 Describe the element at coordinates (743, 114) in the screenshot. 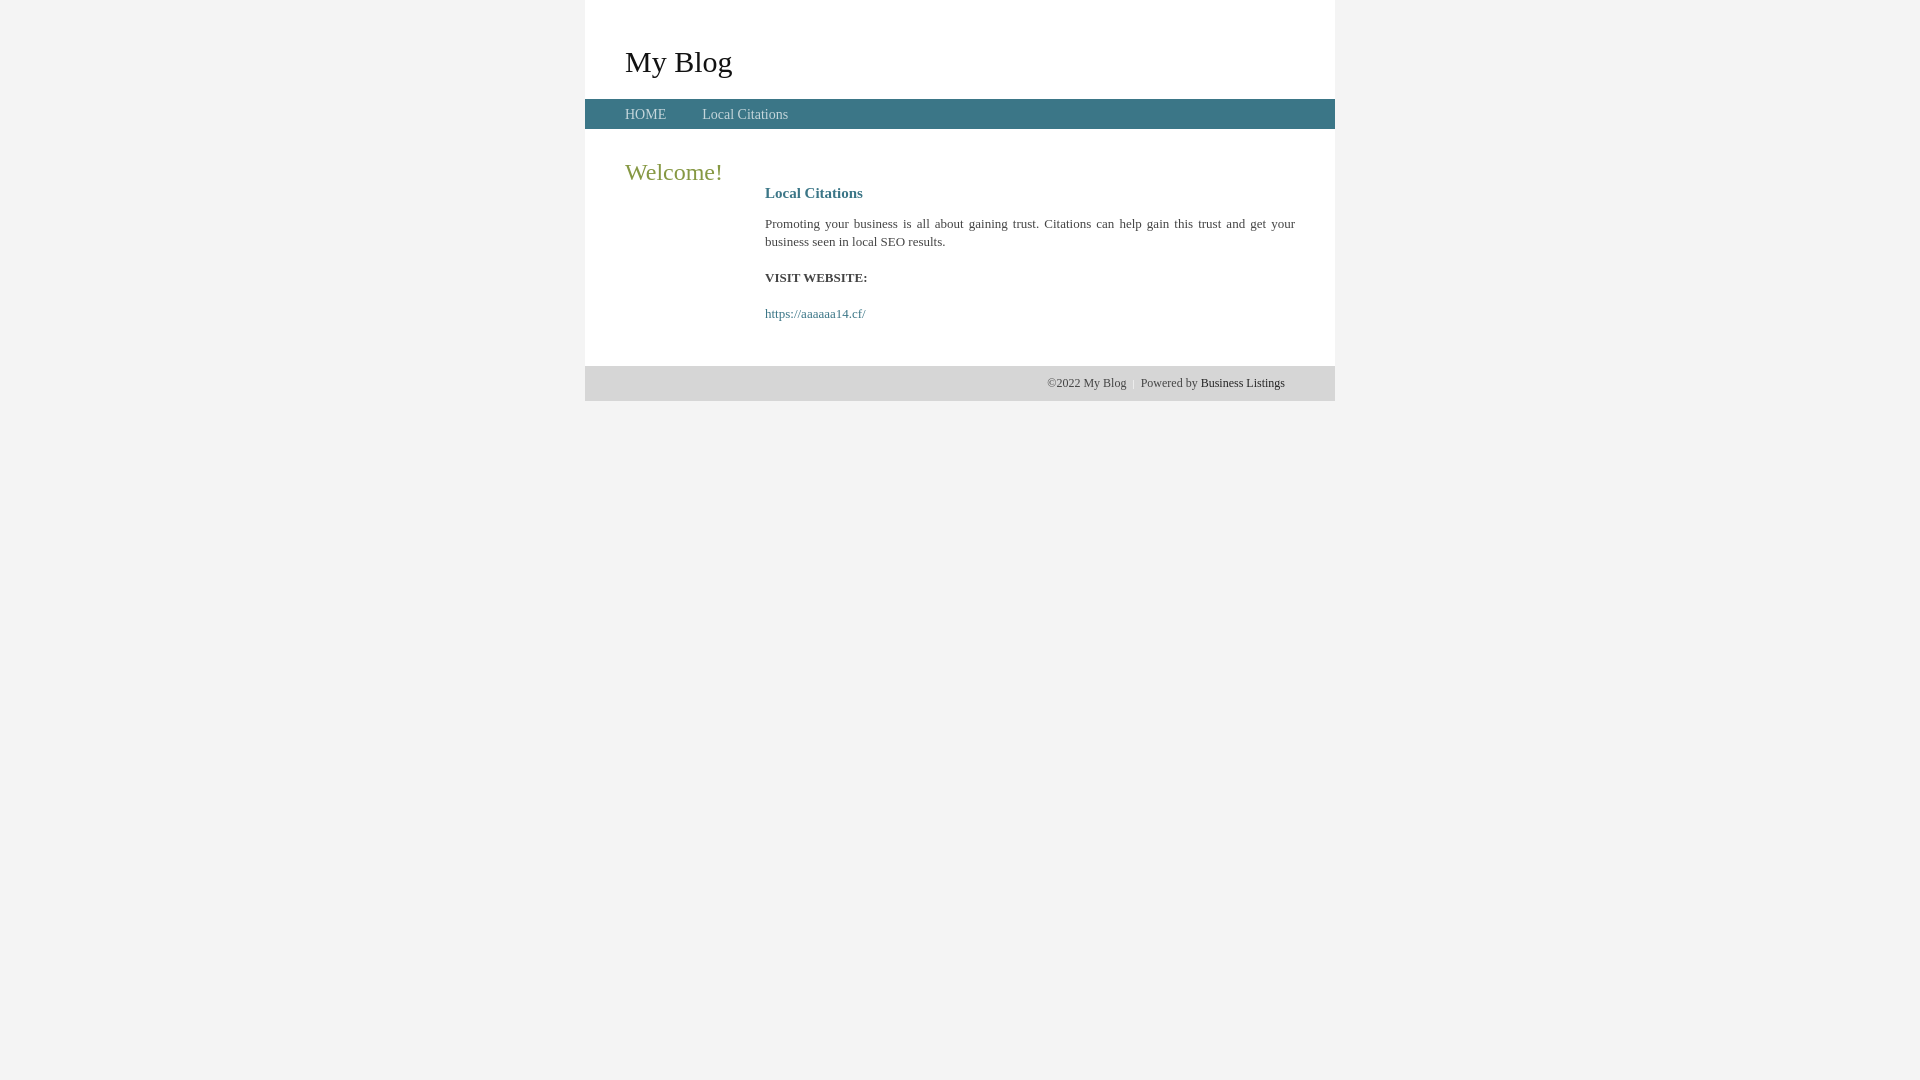

I see `'Local Citations'` at that location.